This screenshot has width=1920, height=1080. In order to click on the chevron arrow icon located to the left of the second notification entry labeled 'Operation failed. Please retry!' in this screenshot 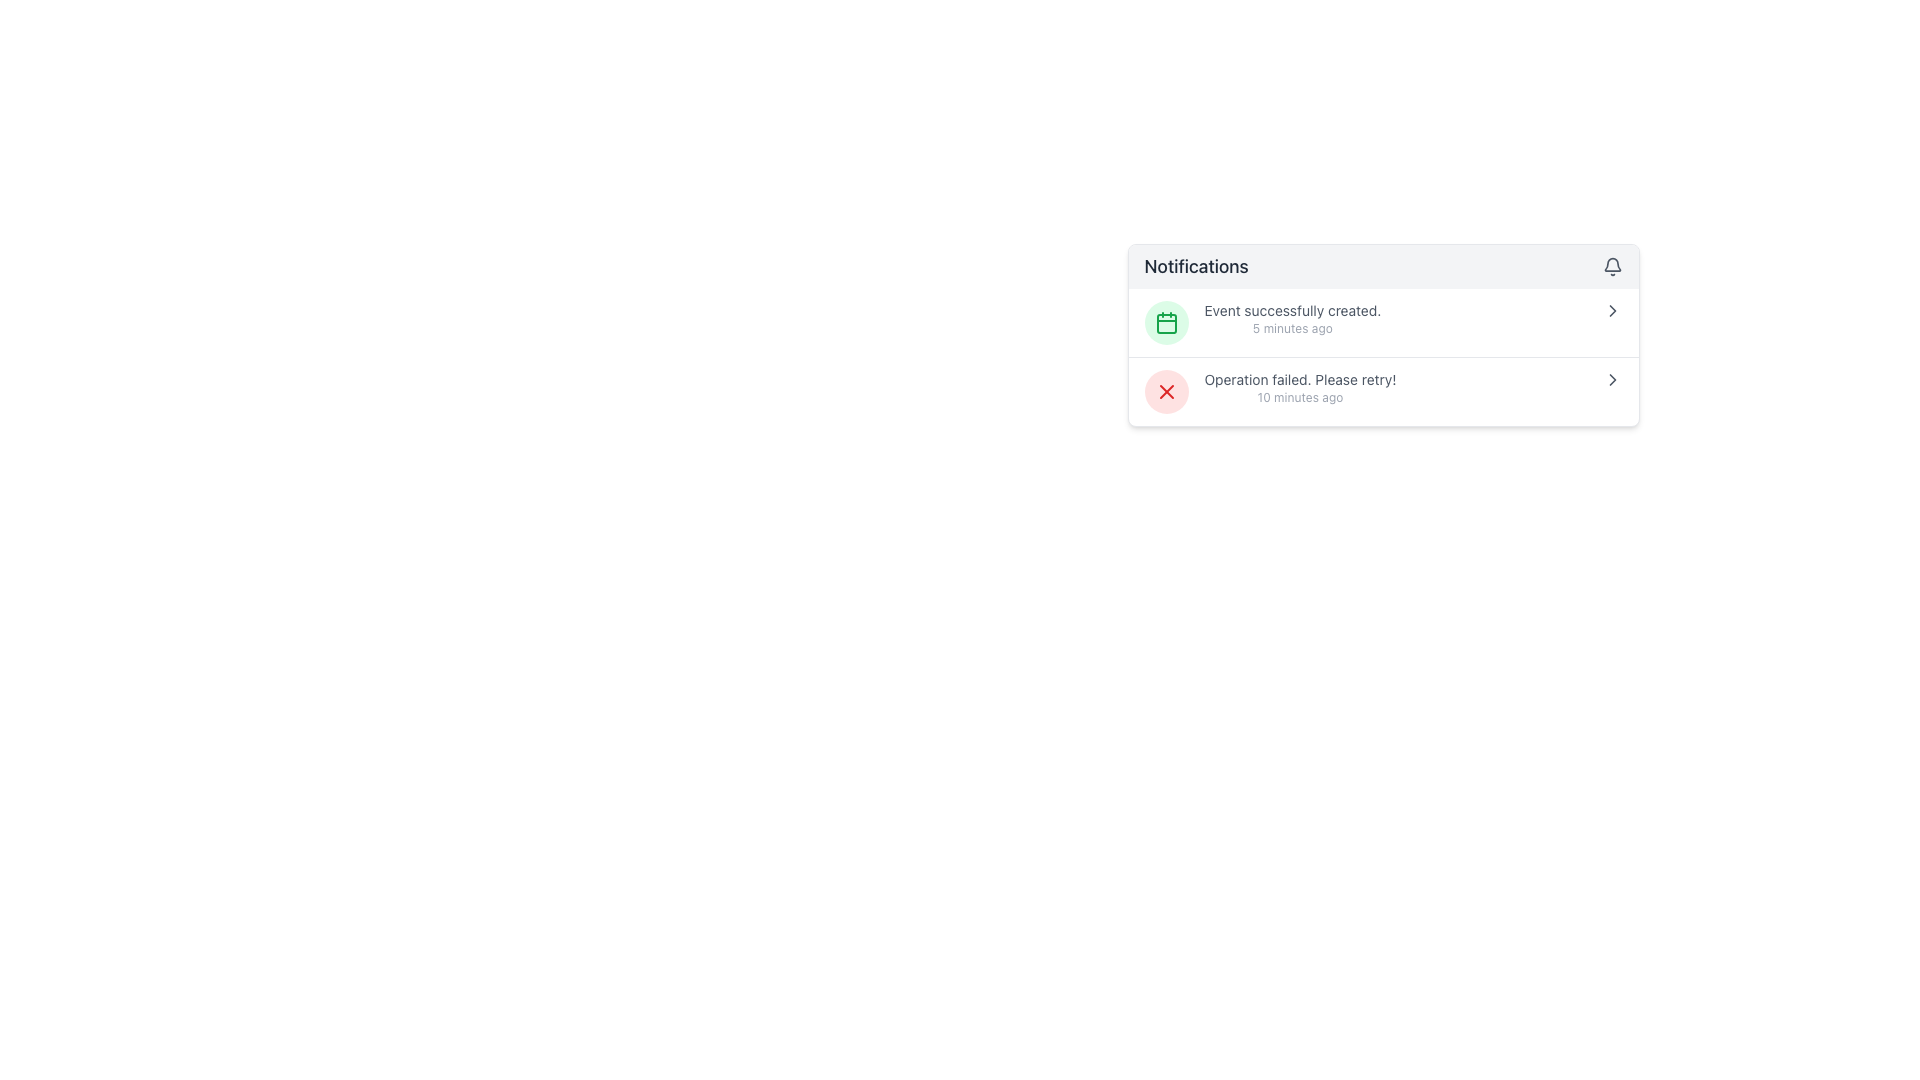, I will do `click(1612, 380)`.